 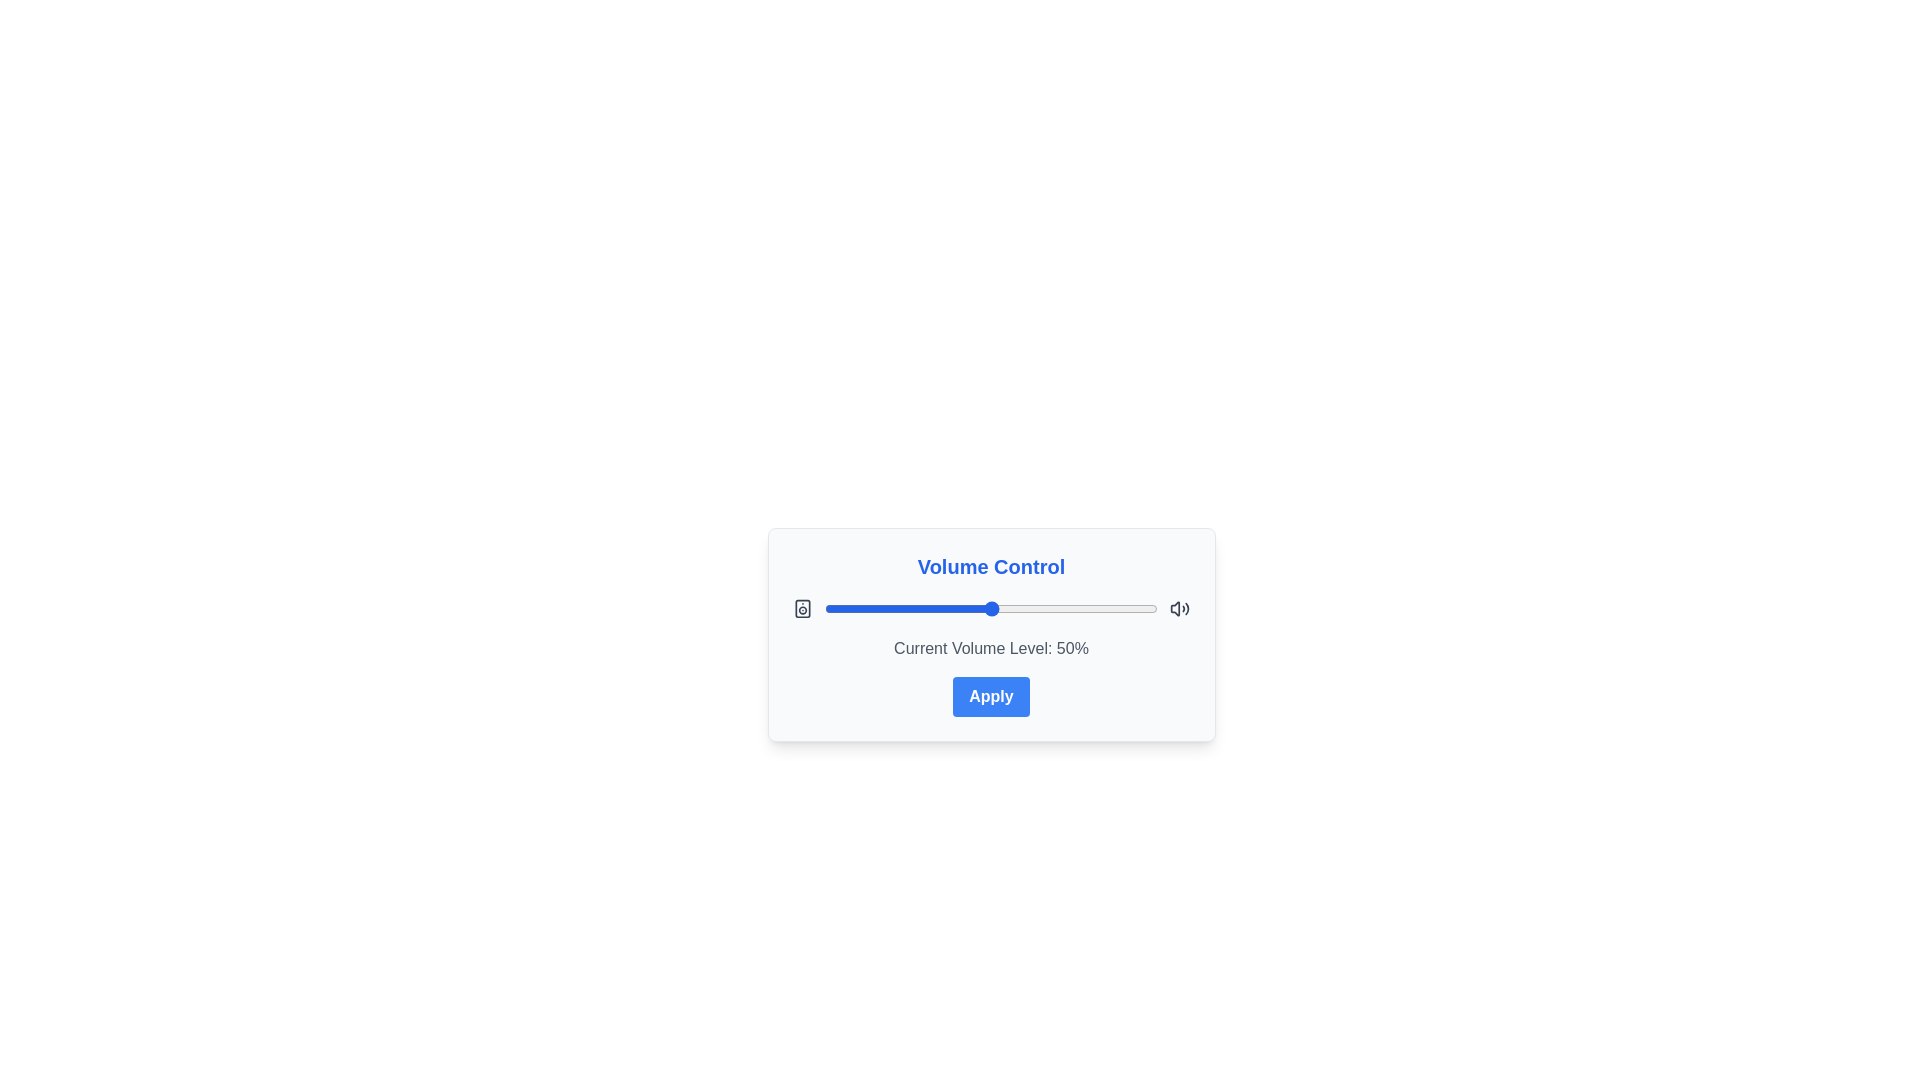 What do you see at coordinates (913, 608) in the screenshot?
I see `the slider` at bounding box center [913, 608].